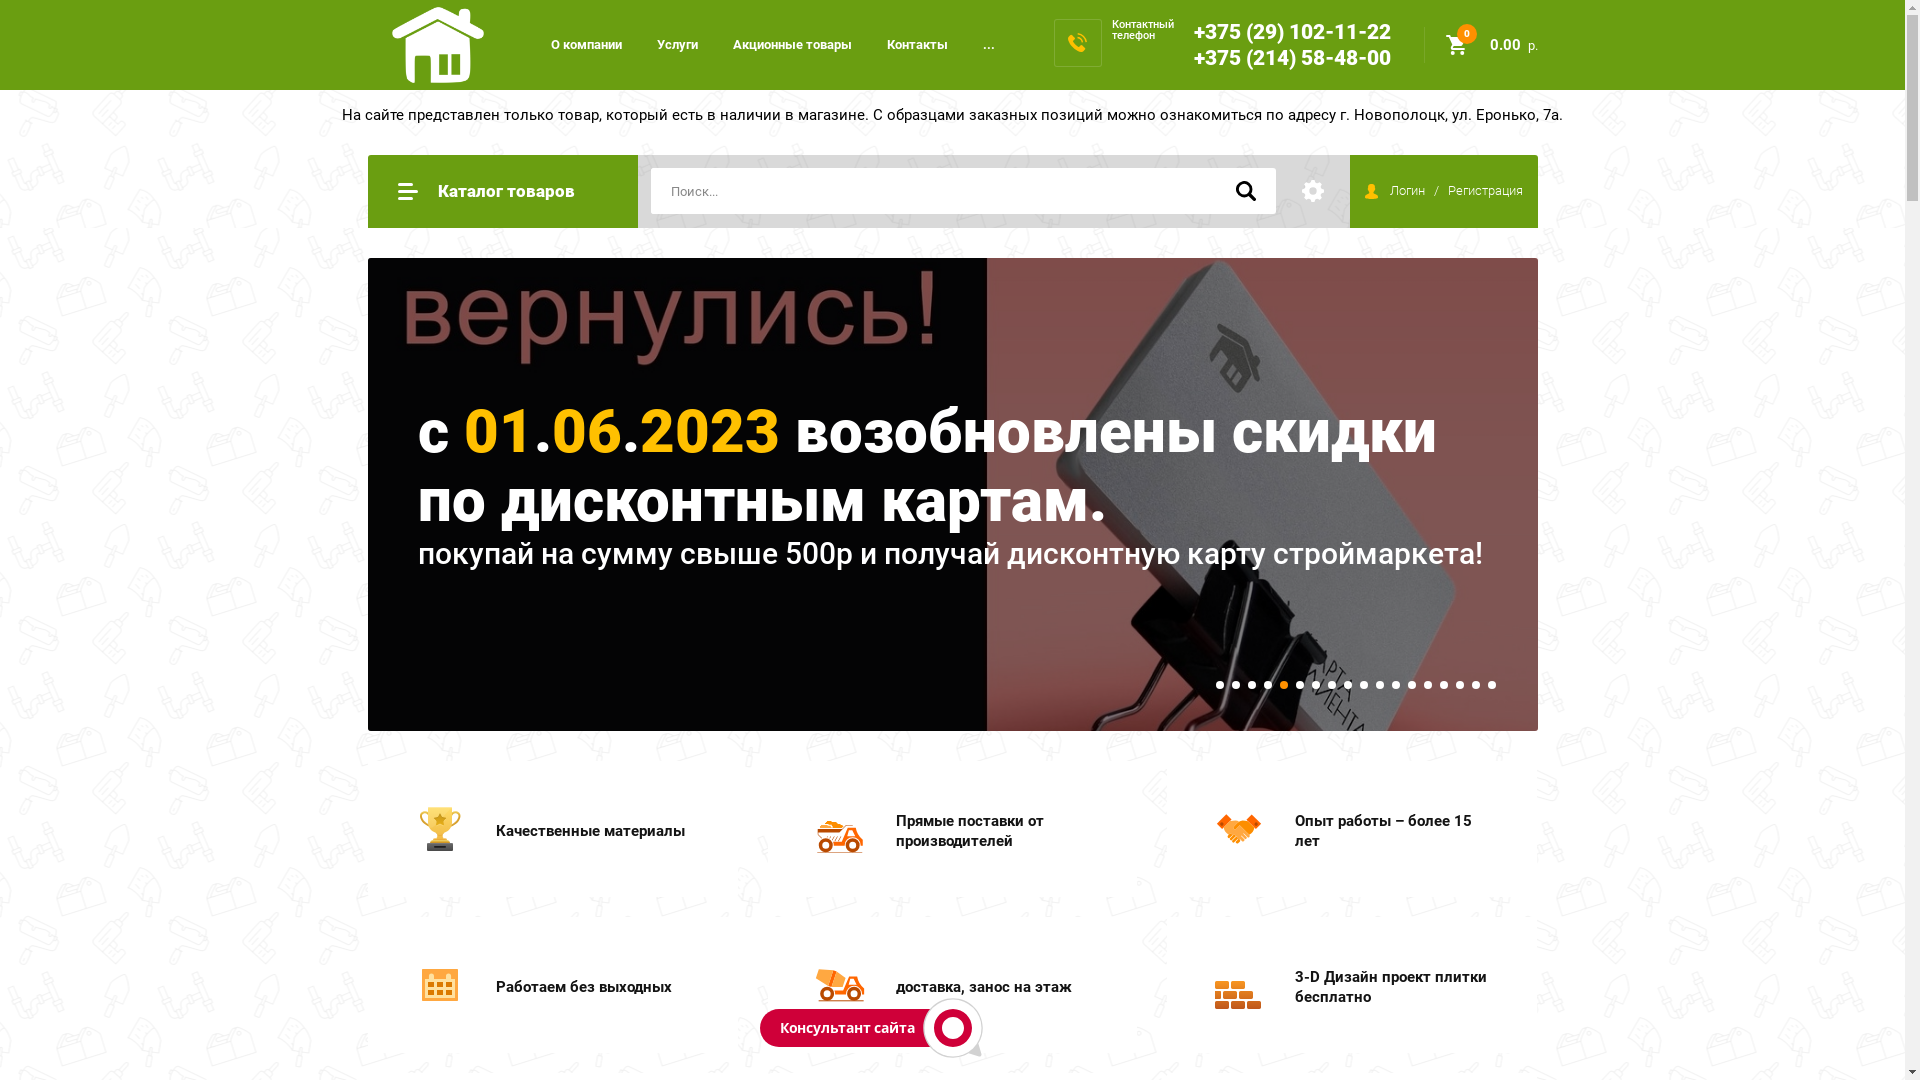 The image size is (1920, 1080). Describe the element at coordinates (1379, 684) in the screenshot. I see `'11'` at that location.